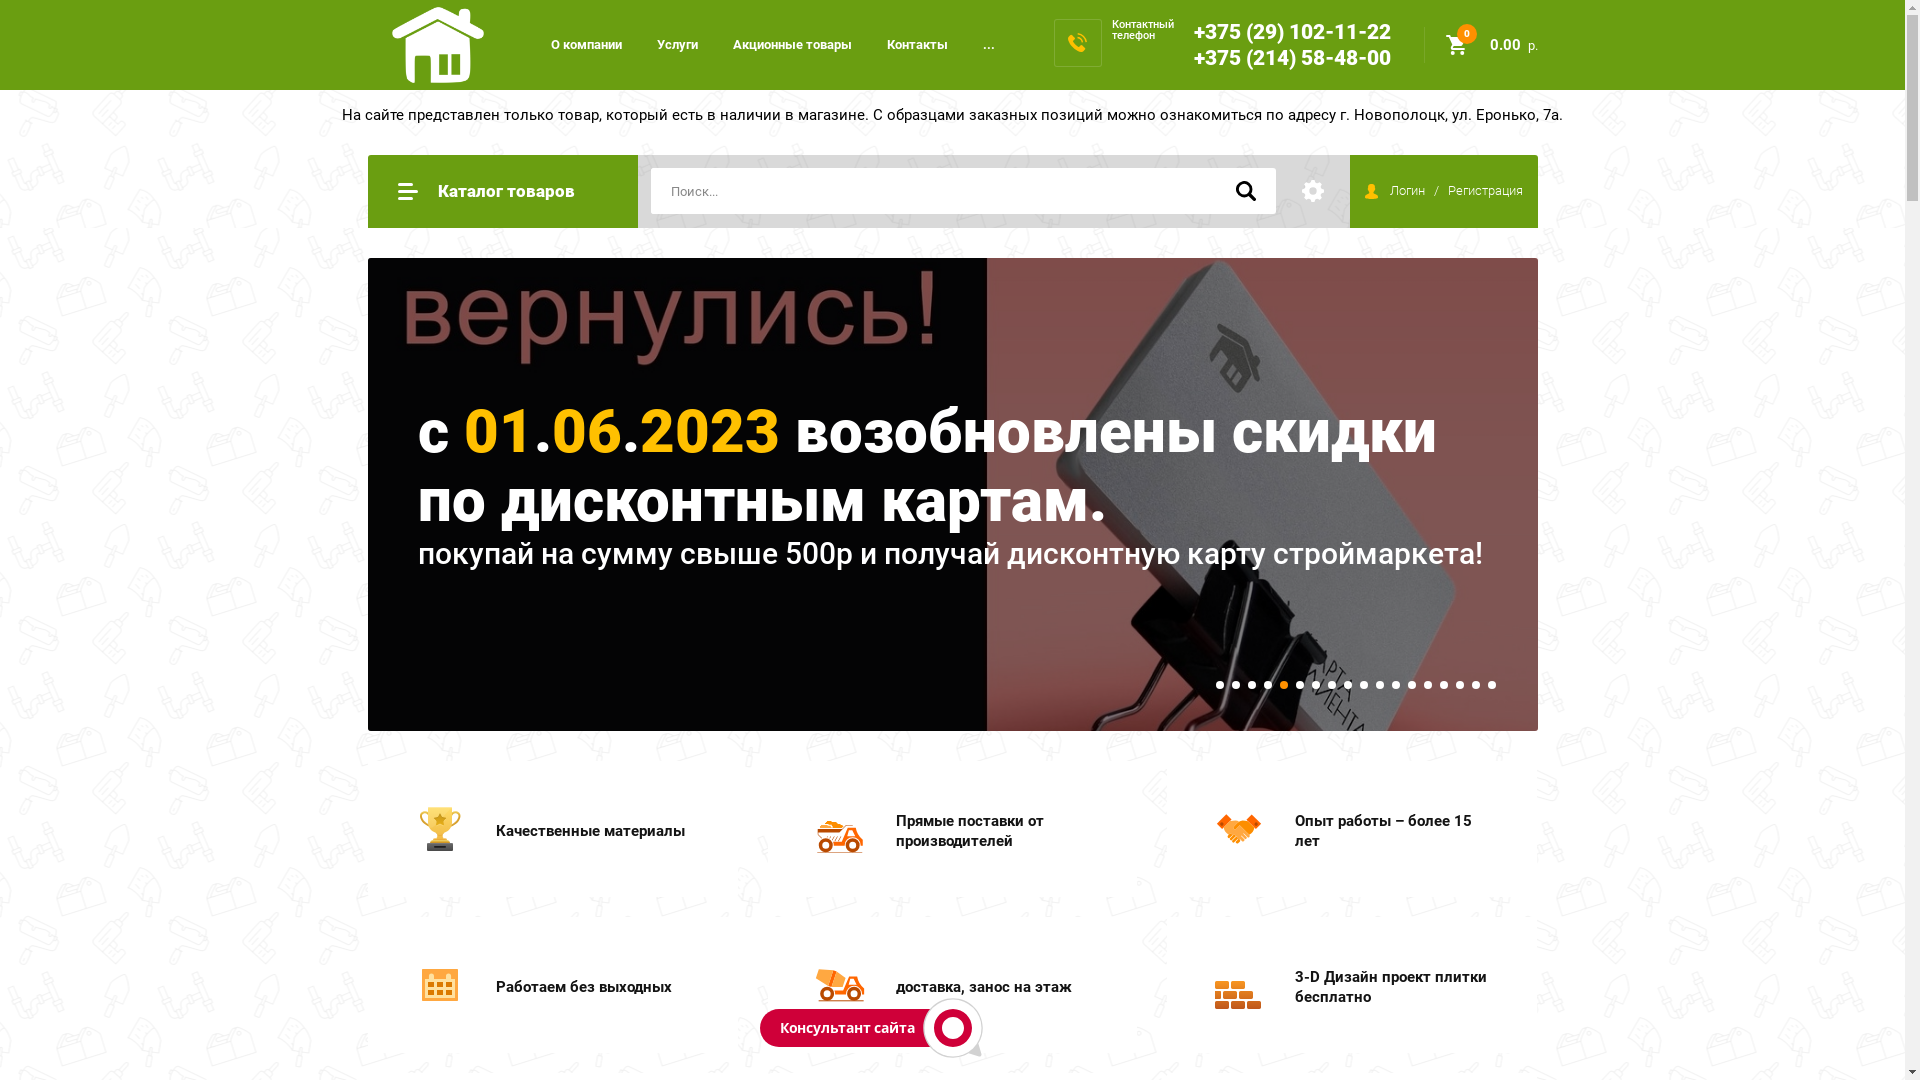 The image size is (1920, 1080). Describe the element at coordinates (1379, 684) in the screenshot. I see `'11'` at that location.